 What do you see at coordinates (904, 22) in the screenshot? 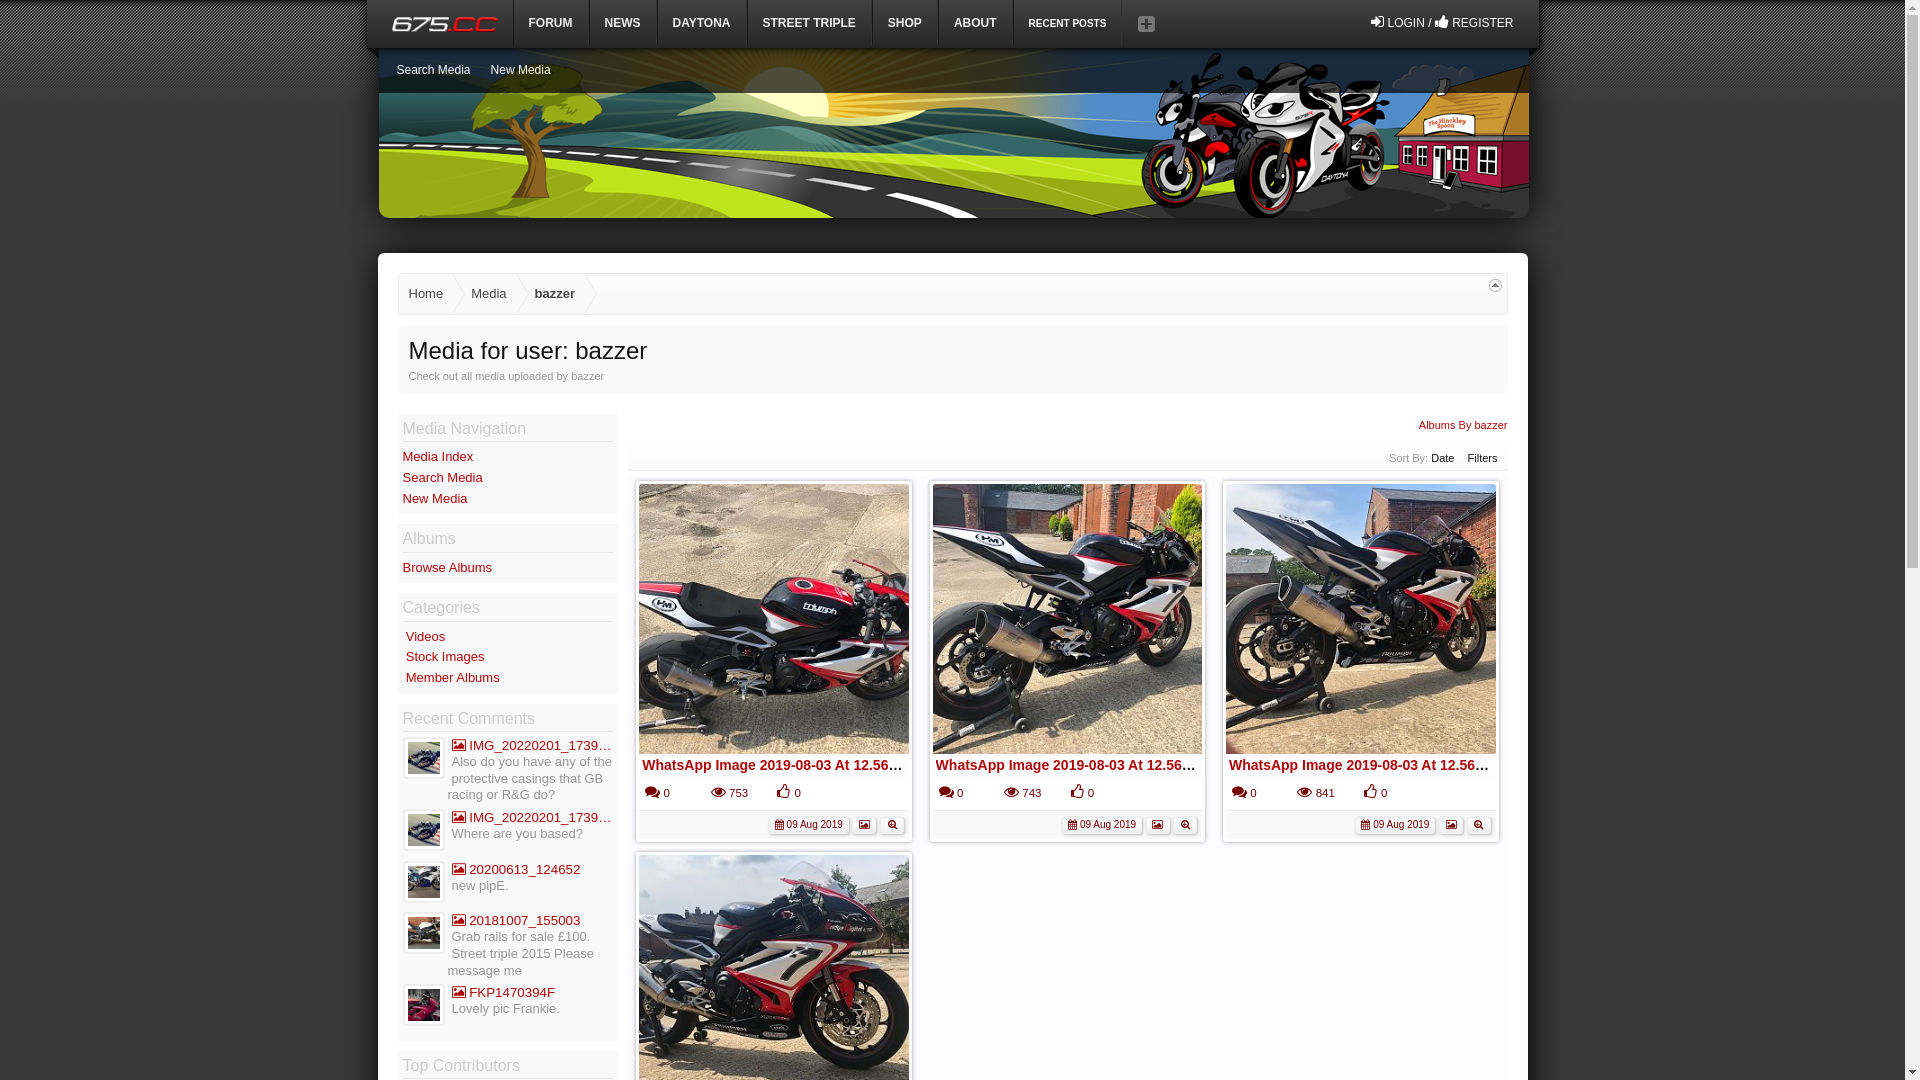
I see `'SHOP'` at bounding box center [904, 22].